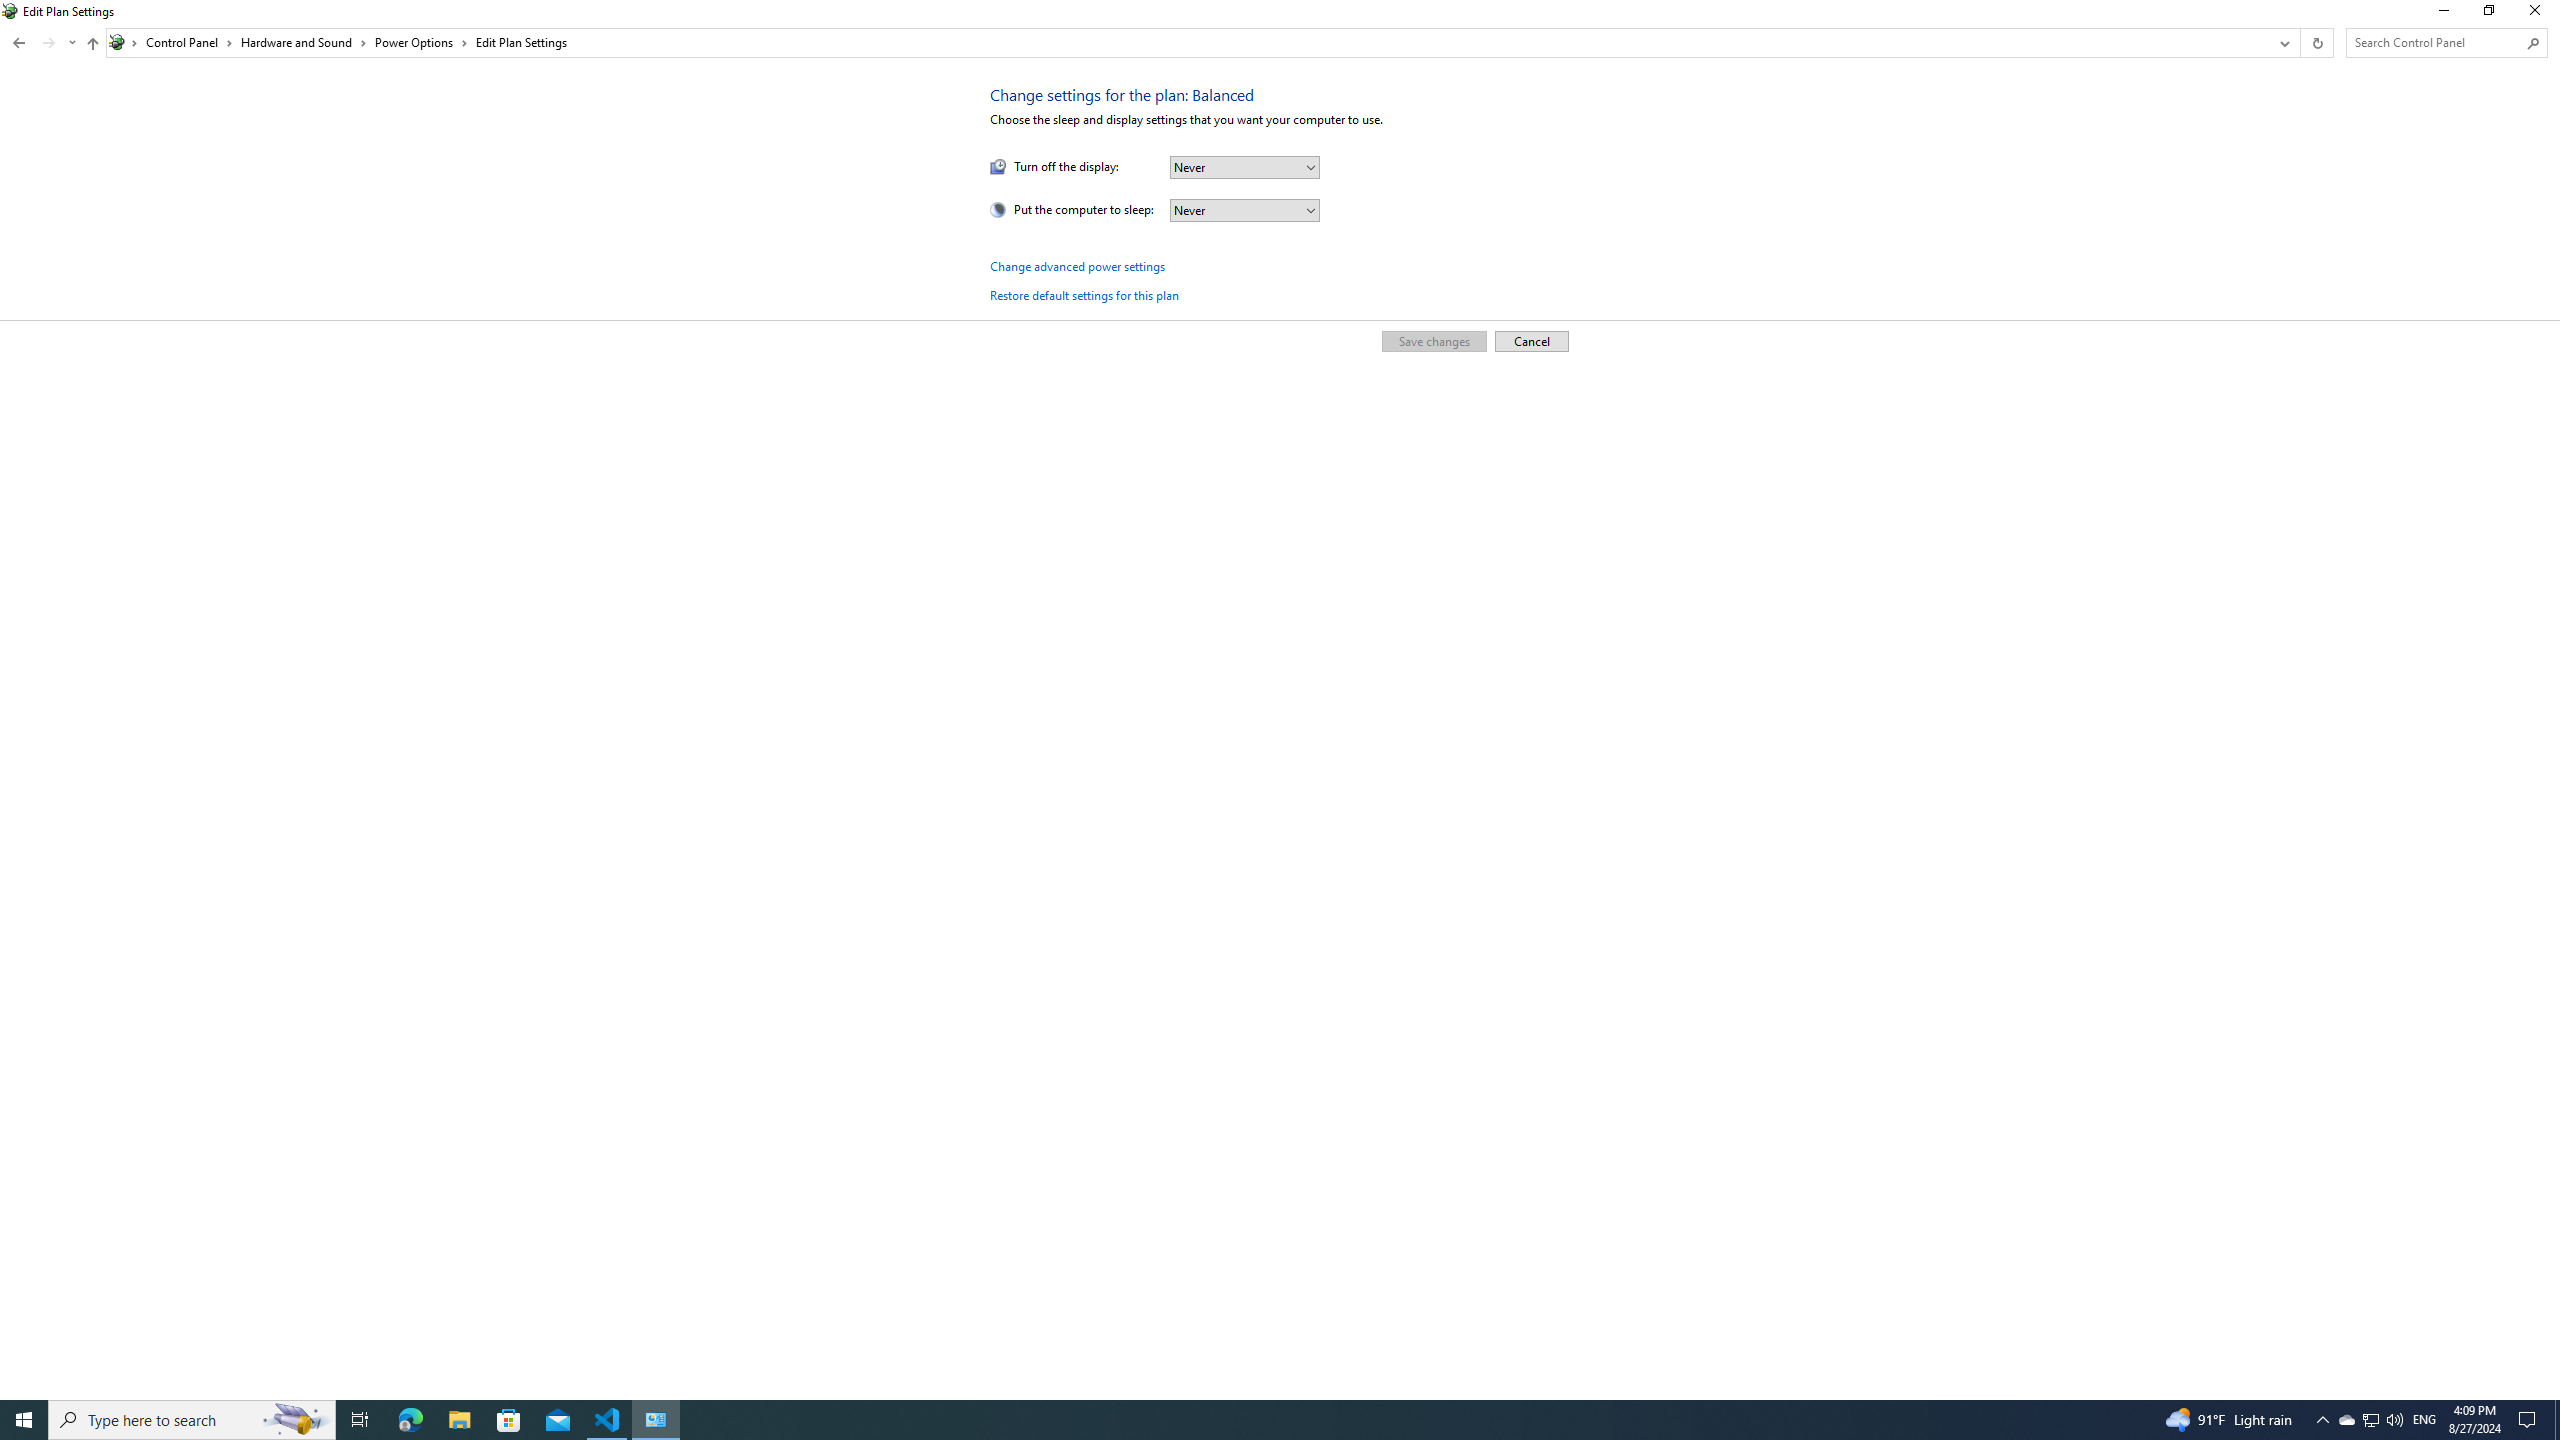 The height and width of the screenshot is (1440, 2560). What do you see at coordinates (519, 42) in the screenshot?
I see `'Edit Plan Settings'` at bounding box center [519, 42].